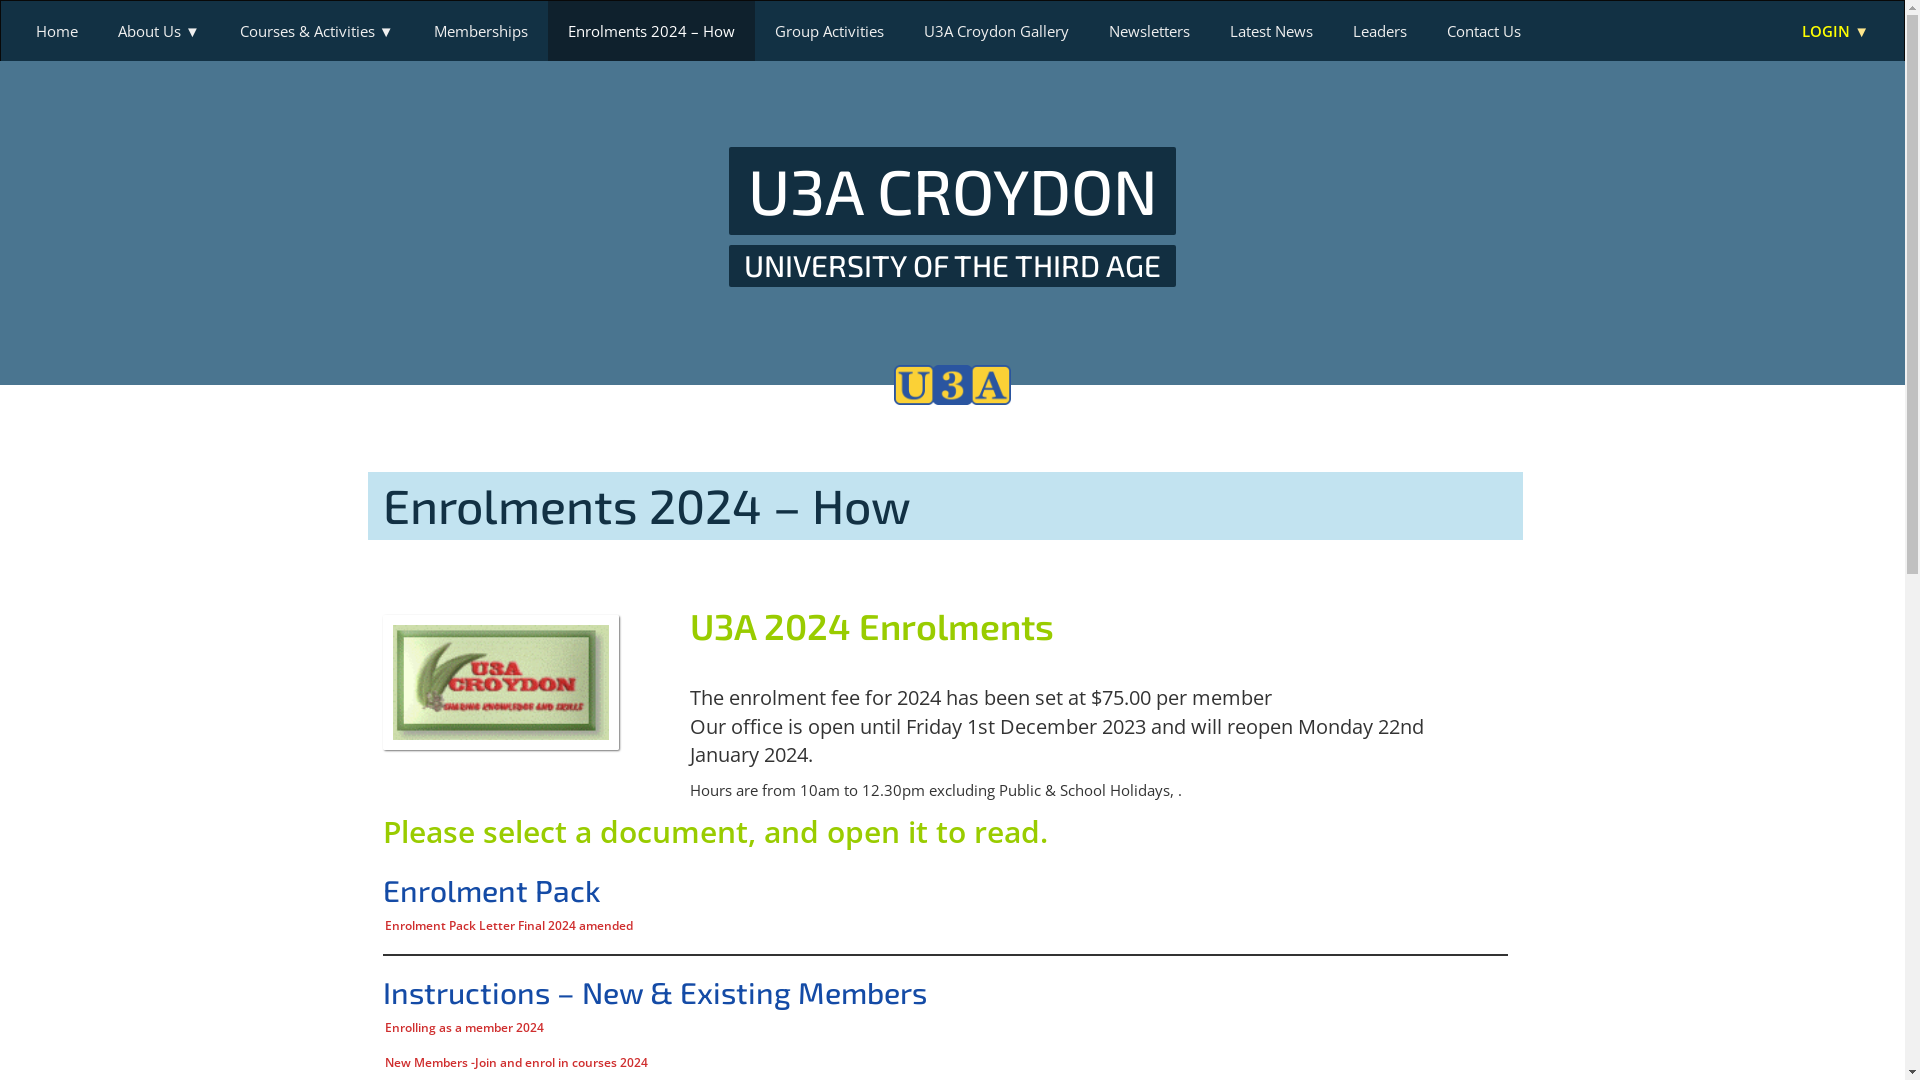 This screenshot has width=1920, height=1080. Describe the element at coordinates (157, 30) in the screenshot. I see `'About Us'` at that location.